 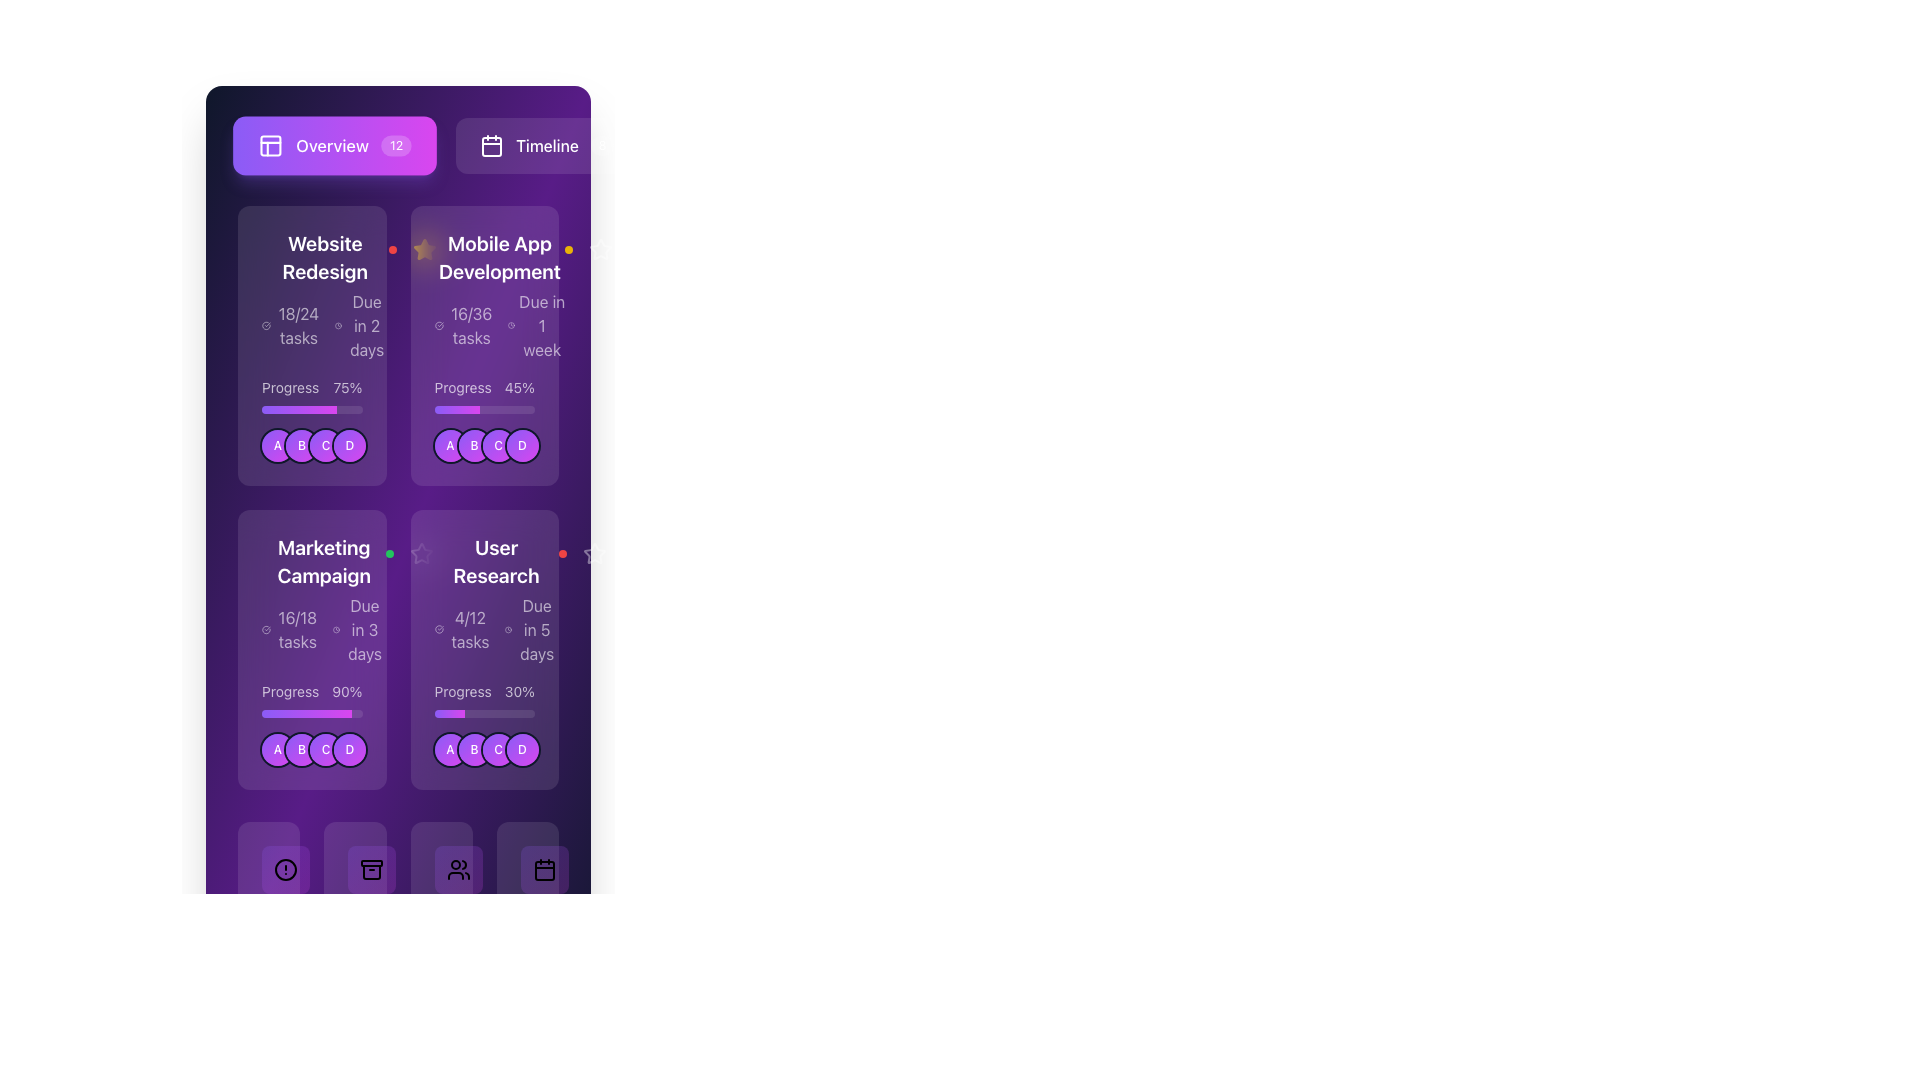 What do you see at coordinates (275, 712) in the screenshot?
I see `progress bar` at bounding box center [275, 712].